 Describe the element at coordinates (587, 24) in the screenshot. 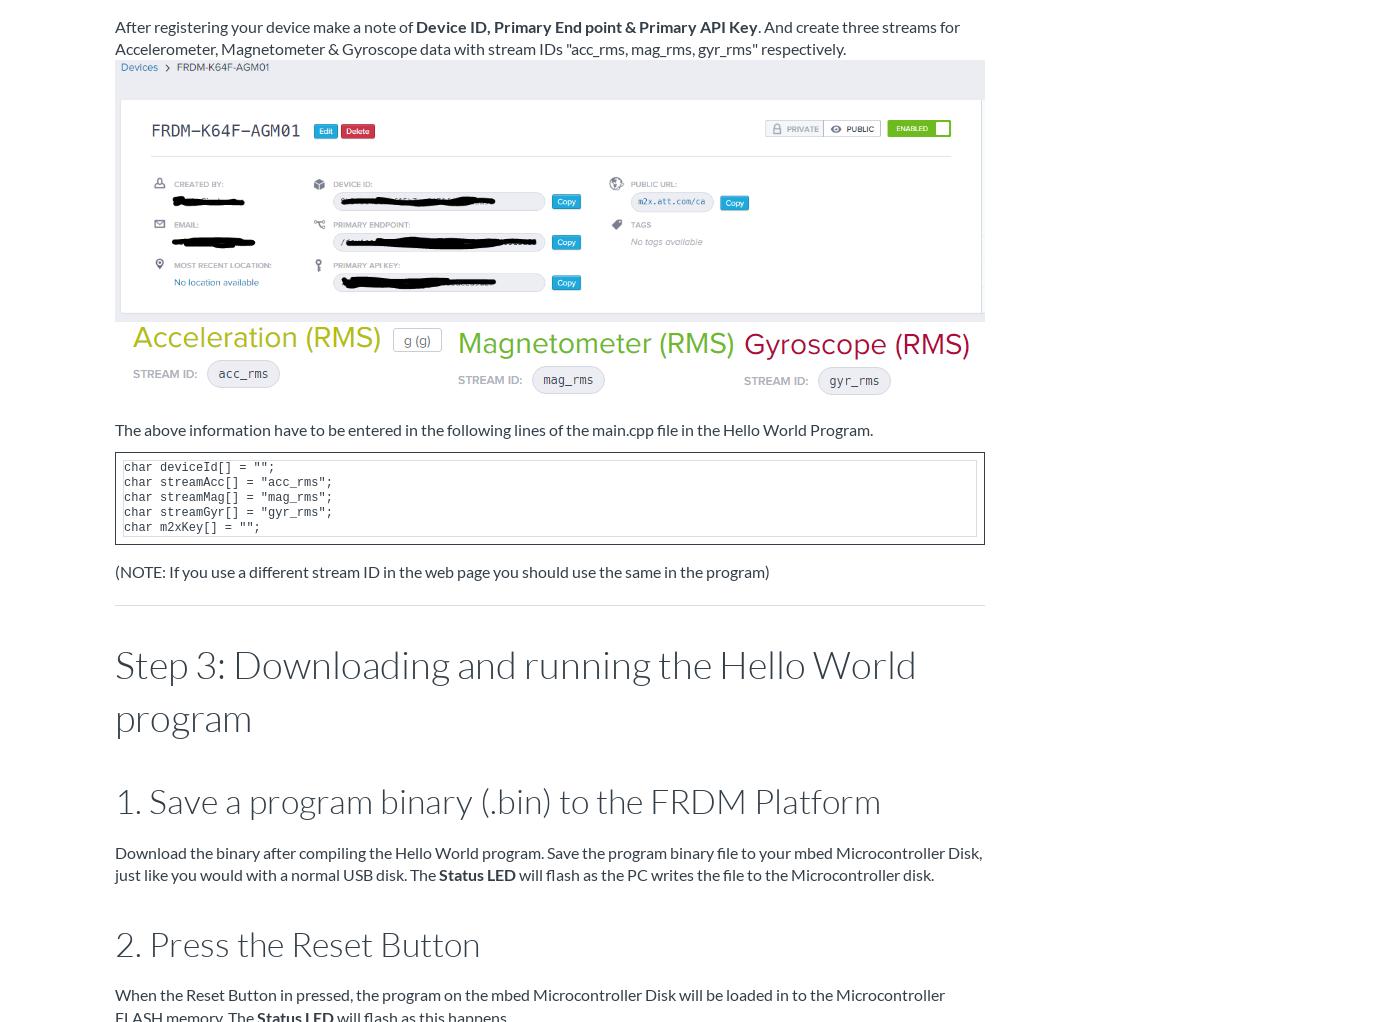

I see `'Device ID, Primary End point & Primary API Key'` at that location.